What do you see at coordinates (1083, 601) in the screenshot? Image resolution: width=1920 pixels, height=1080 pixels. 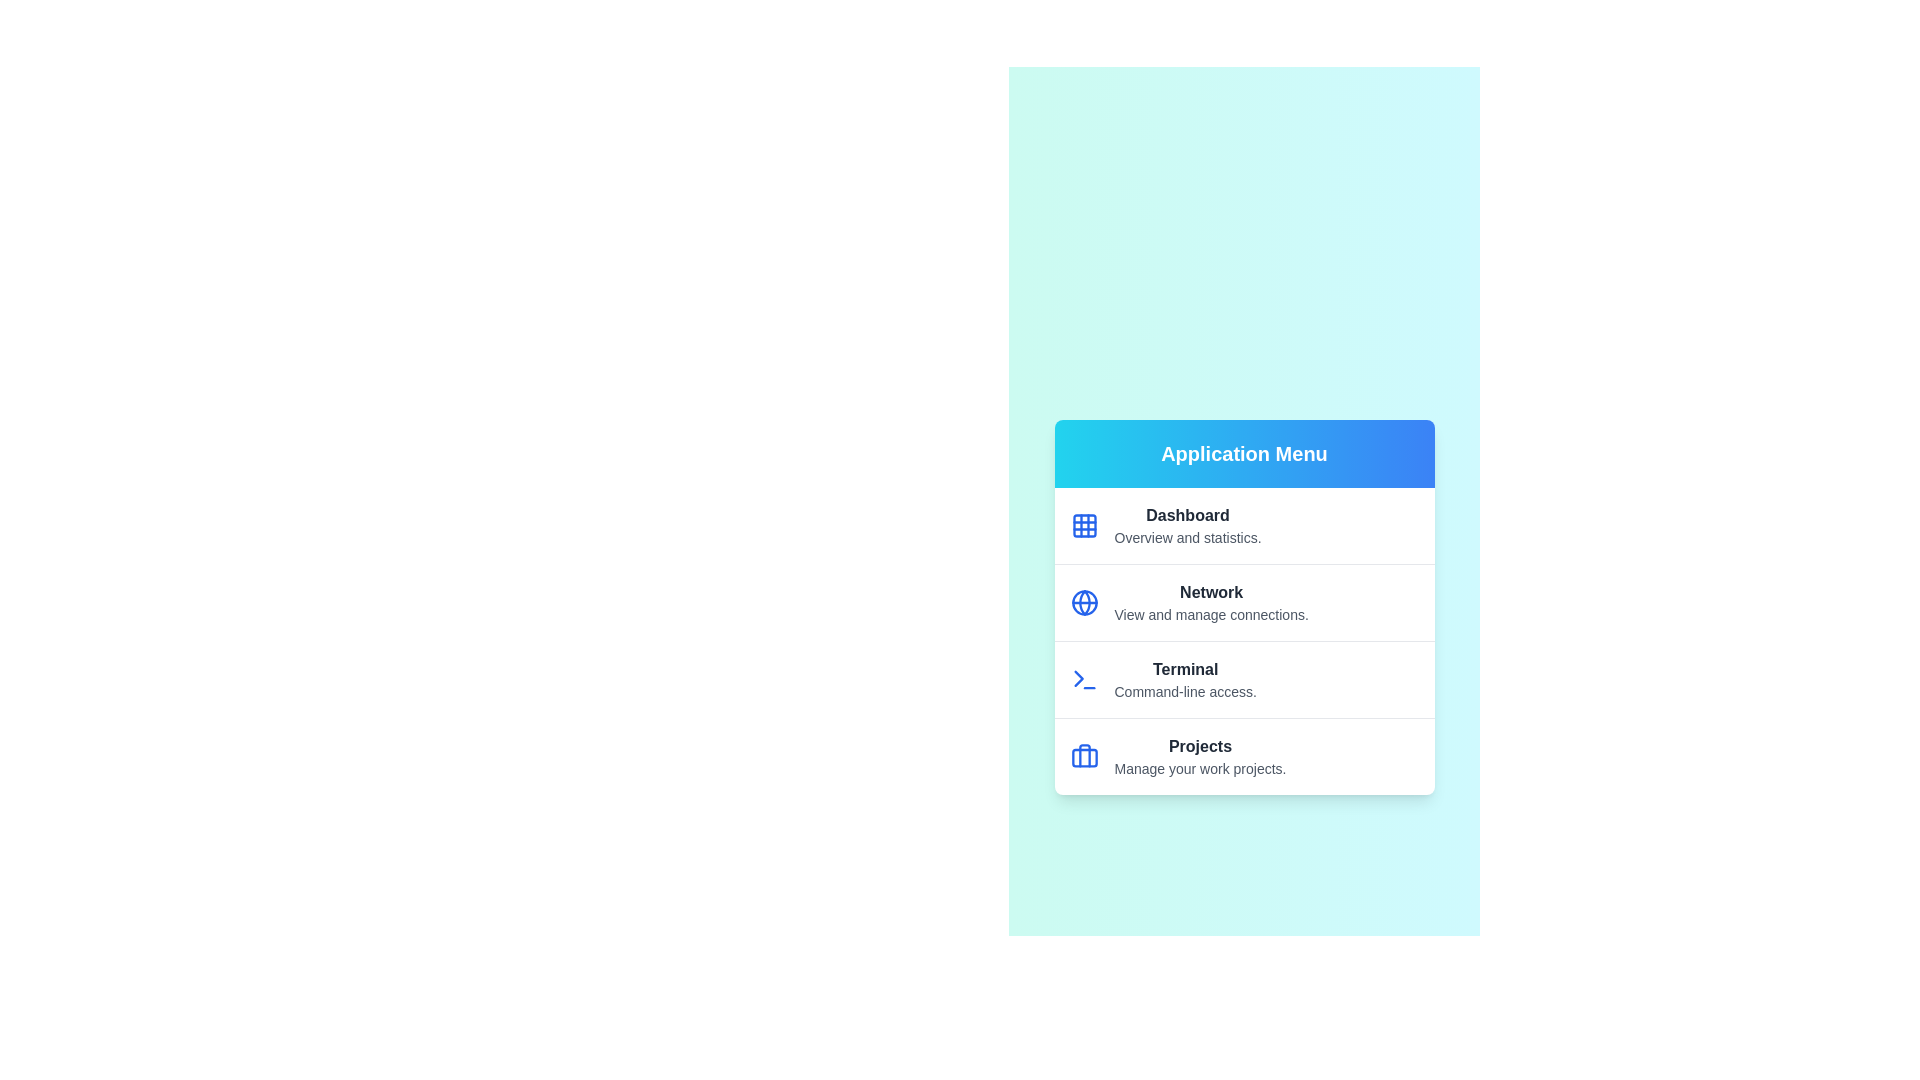 I see `the icon for the menu item labeled Network` at bounding box center [1083, 601].